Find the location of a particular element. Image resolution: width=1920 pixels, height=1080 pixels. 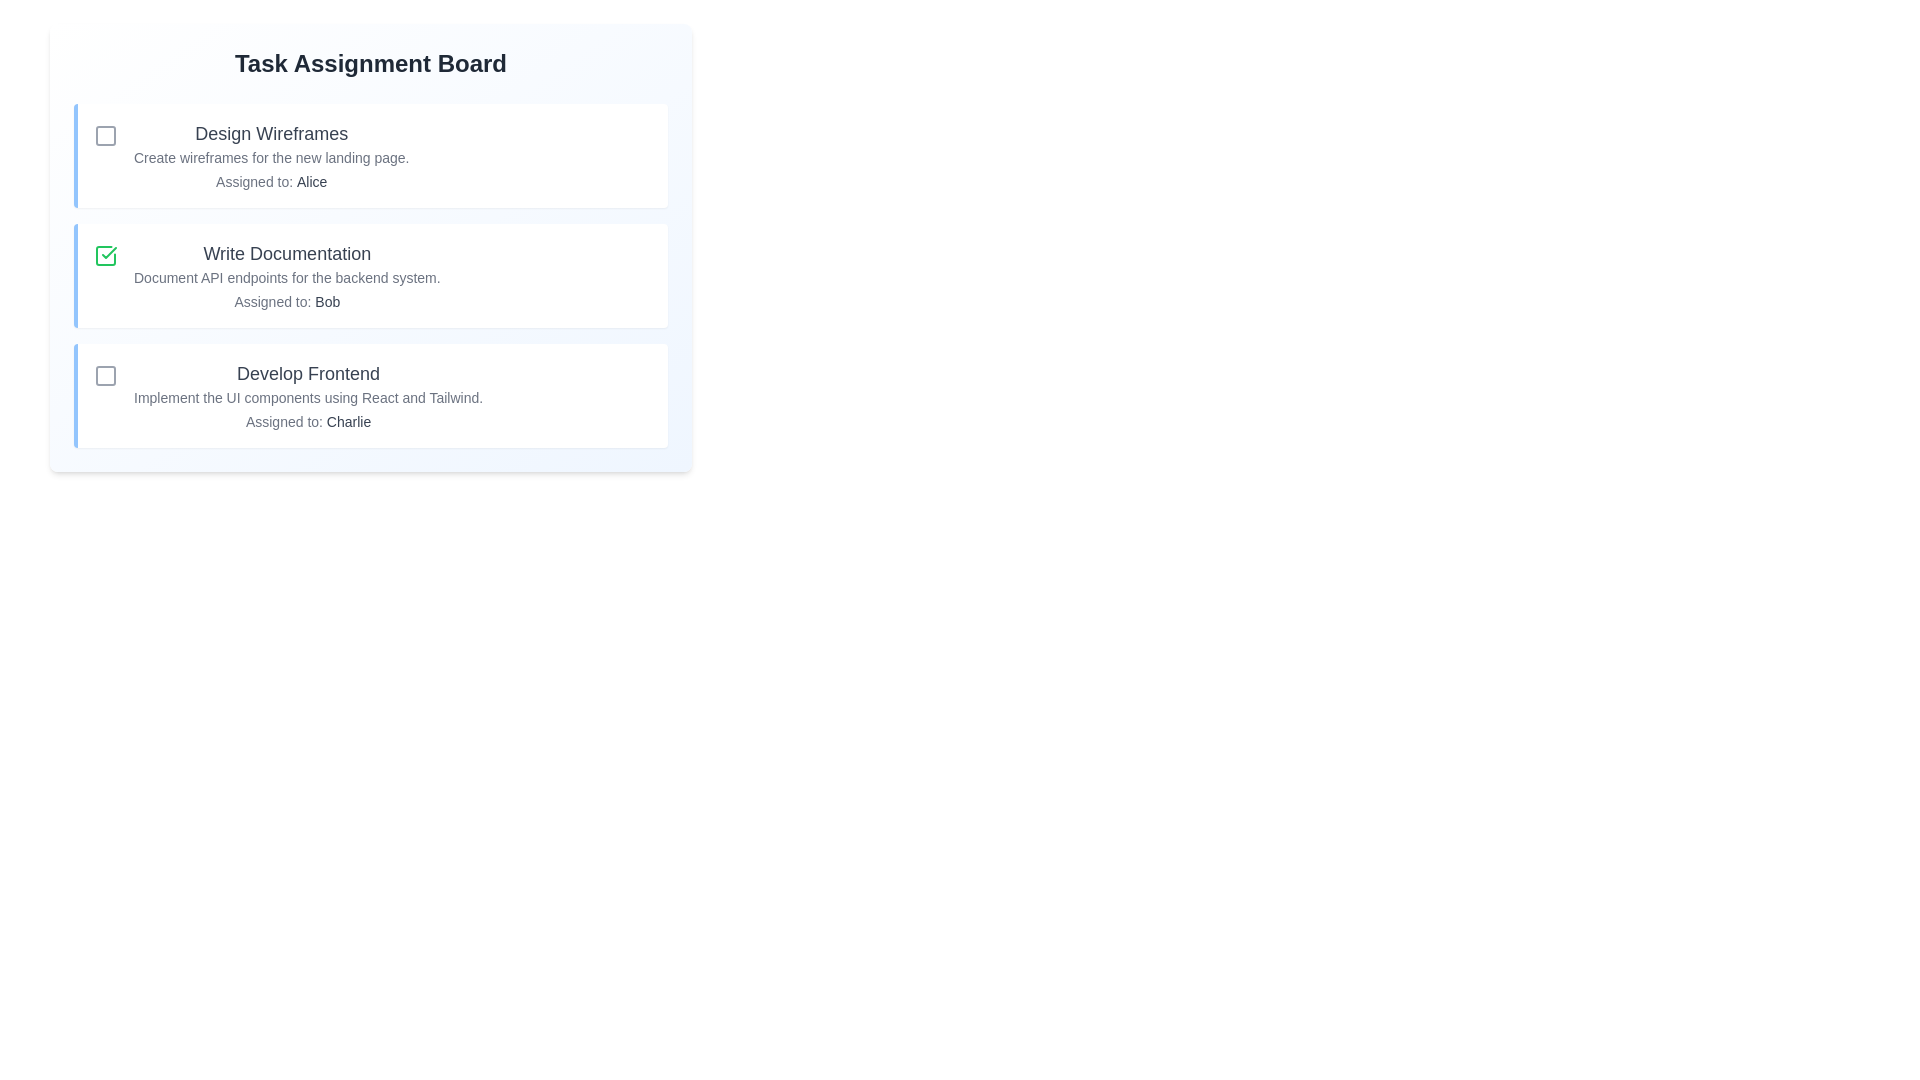

the task entry card representing a task in the task assignment system, located below 'Write Documentation' and above any additional tasks is located at coordinates (373, 396).